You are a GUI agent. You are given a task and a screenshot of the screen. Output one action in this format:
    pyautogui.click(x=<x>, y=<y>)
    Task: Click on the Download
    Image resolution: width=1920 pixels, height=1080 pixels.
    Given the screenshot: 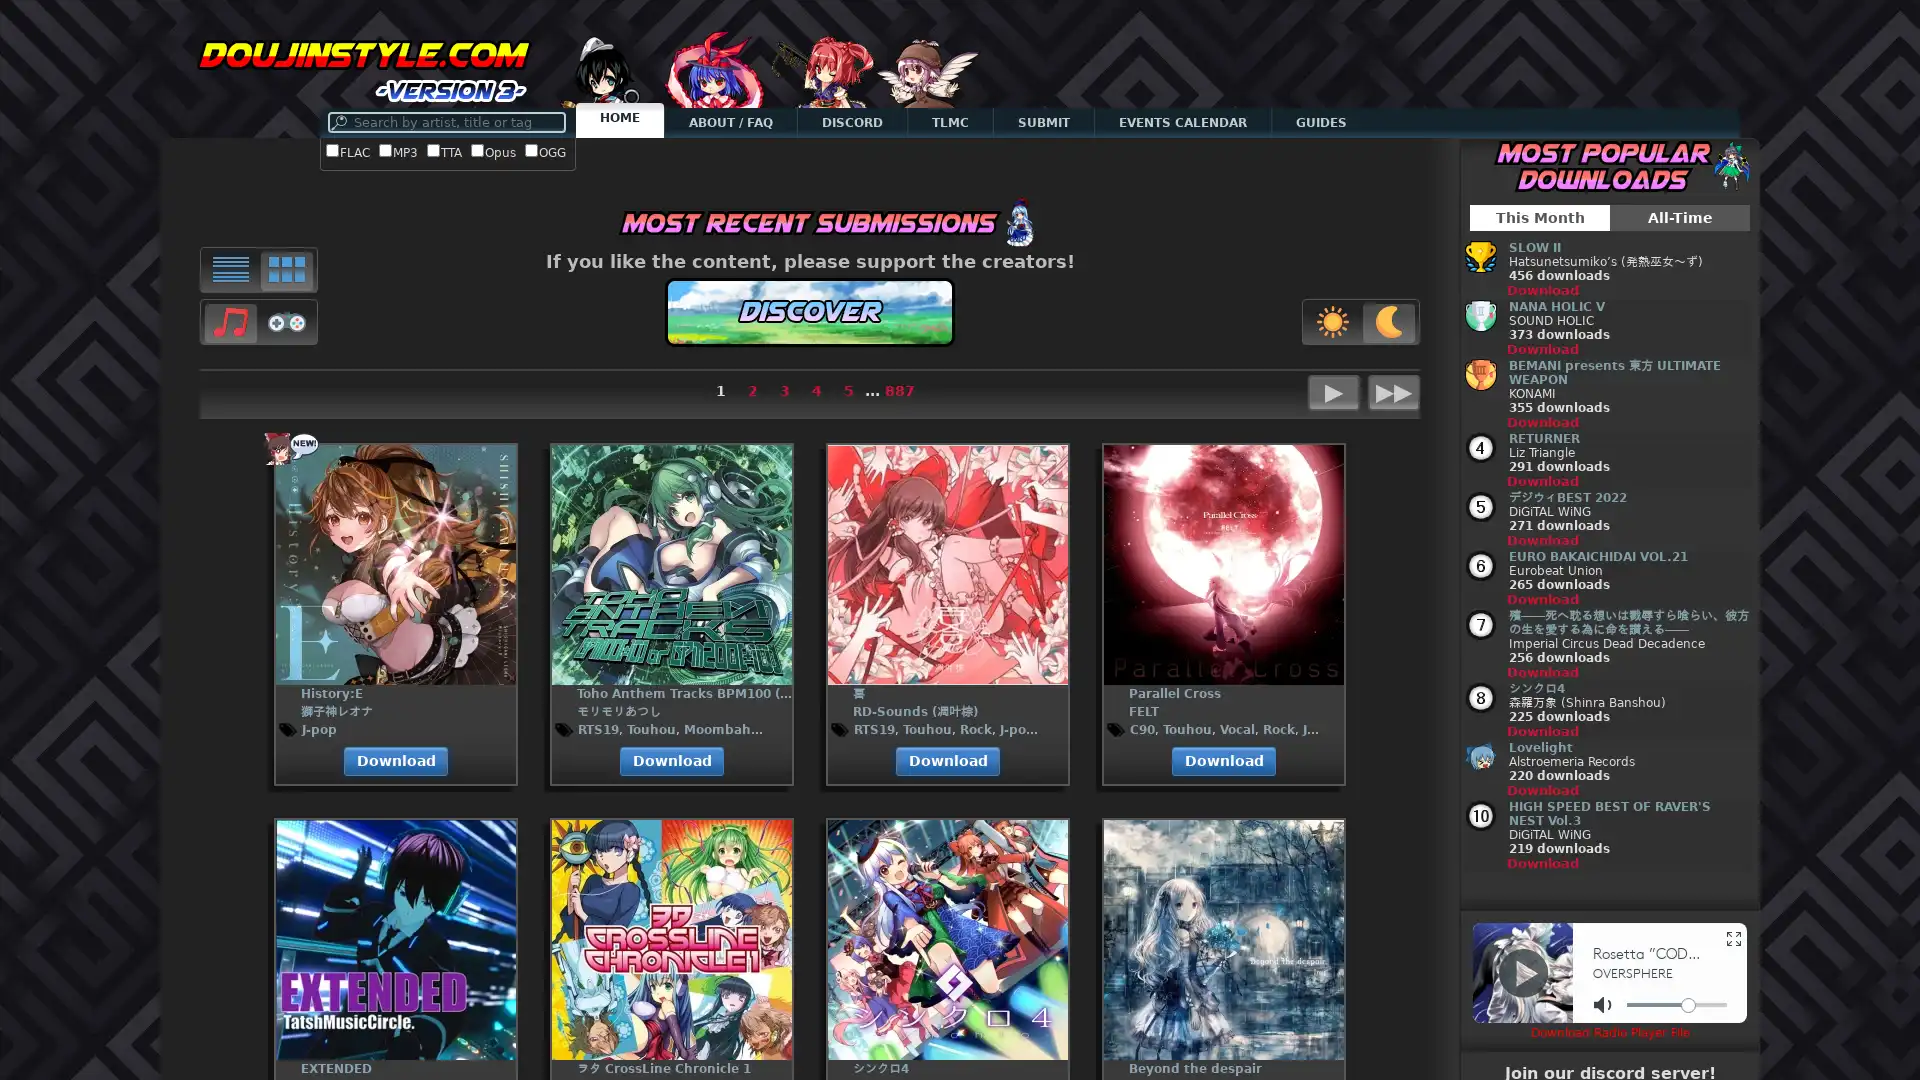 What is the action you would take?
    pyautogui.click(x=1541, y=540)
    